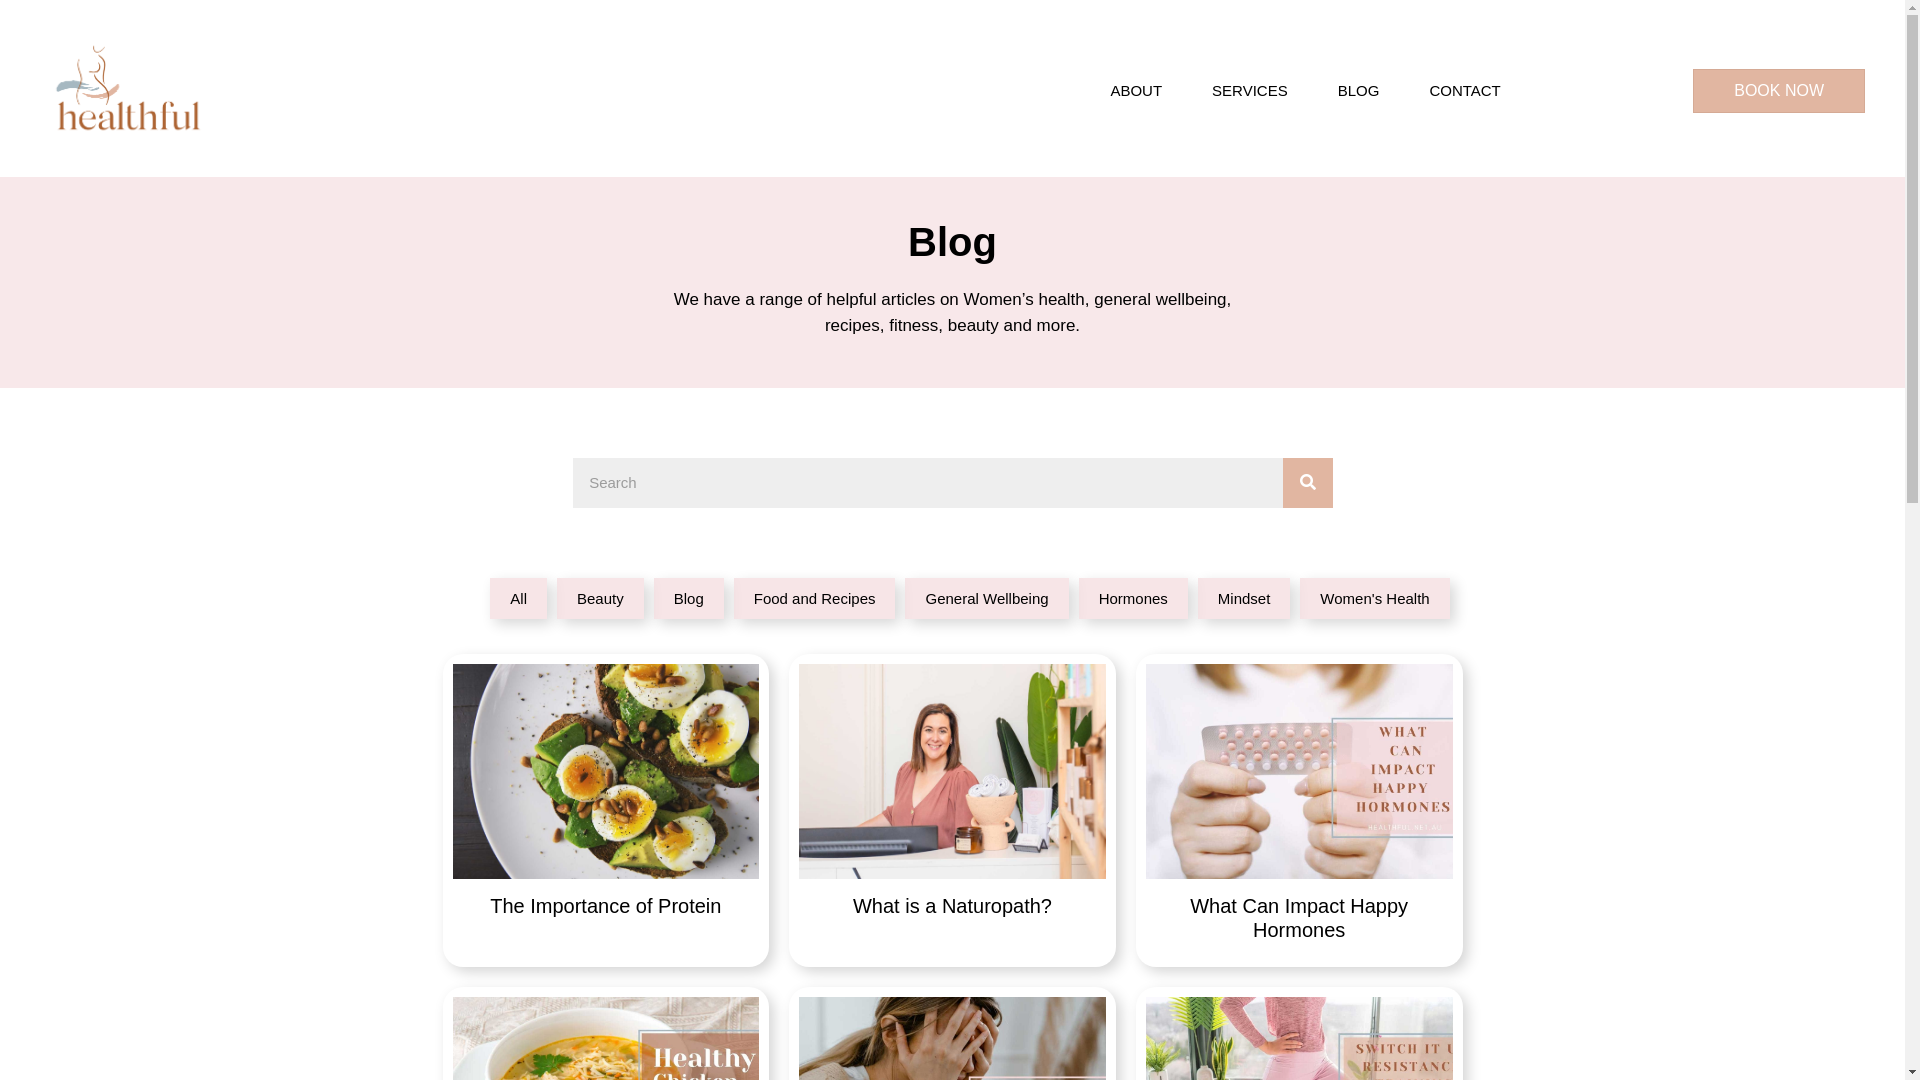 Image resolution: width=1920 pixels, height=1080 pixels. Describe the element at coordinates (951, 770) in the screenshot. I see `'healthful-wellness-jac-naturopathy'` at that location.